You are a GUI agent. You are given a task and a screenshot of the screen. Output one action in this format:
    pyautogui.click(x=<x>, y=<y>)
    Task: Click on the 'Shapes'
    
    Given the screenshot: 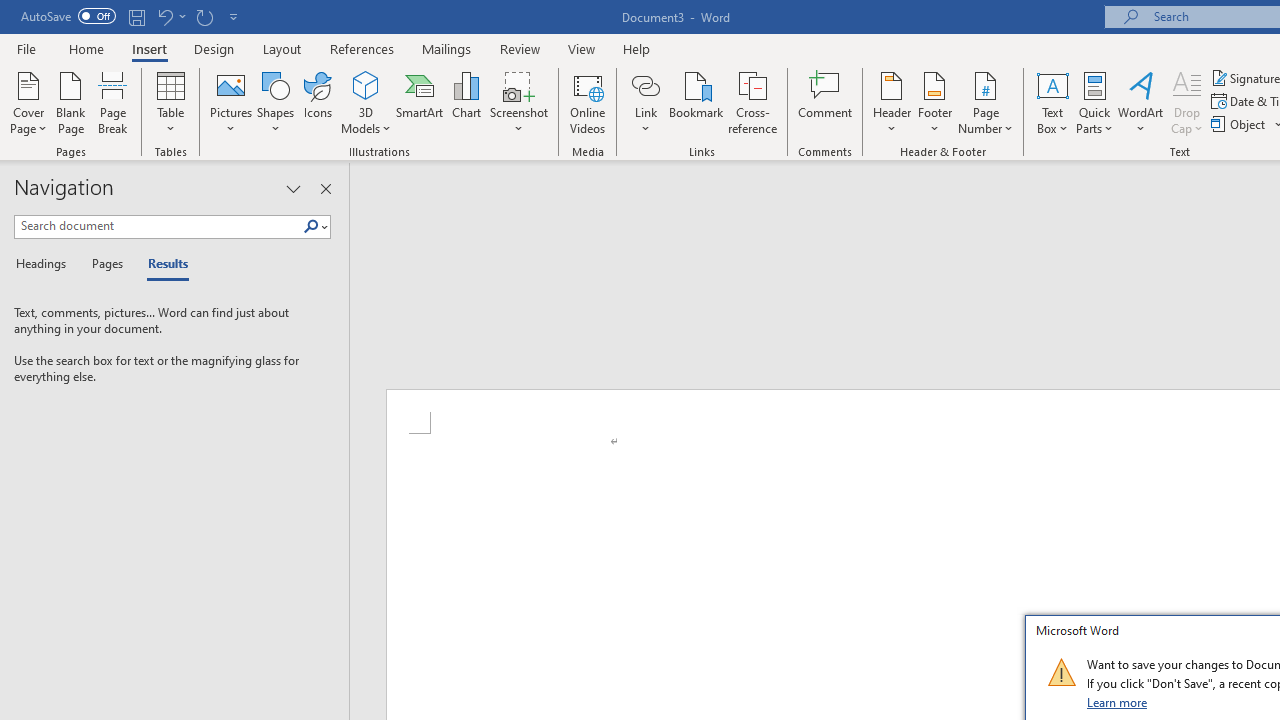 What is the action you would take?
    pyautogui.click(x=274, y=103)
    